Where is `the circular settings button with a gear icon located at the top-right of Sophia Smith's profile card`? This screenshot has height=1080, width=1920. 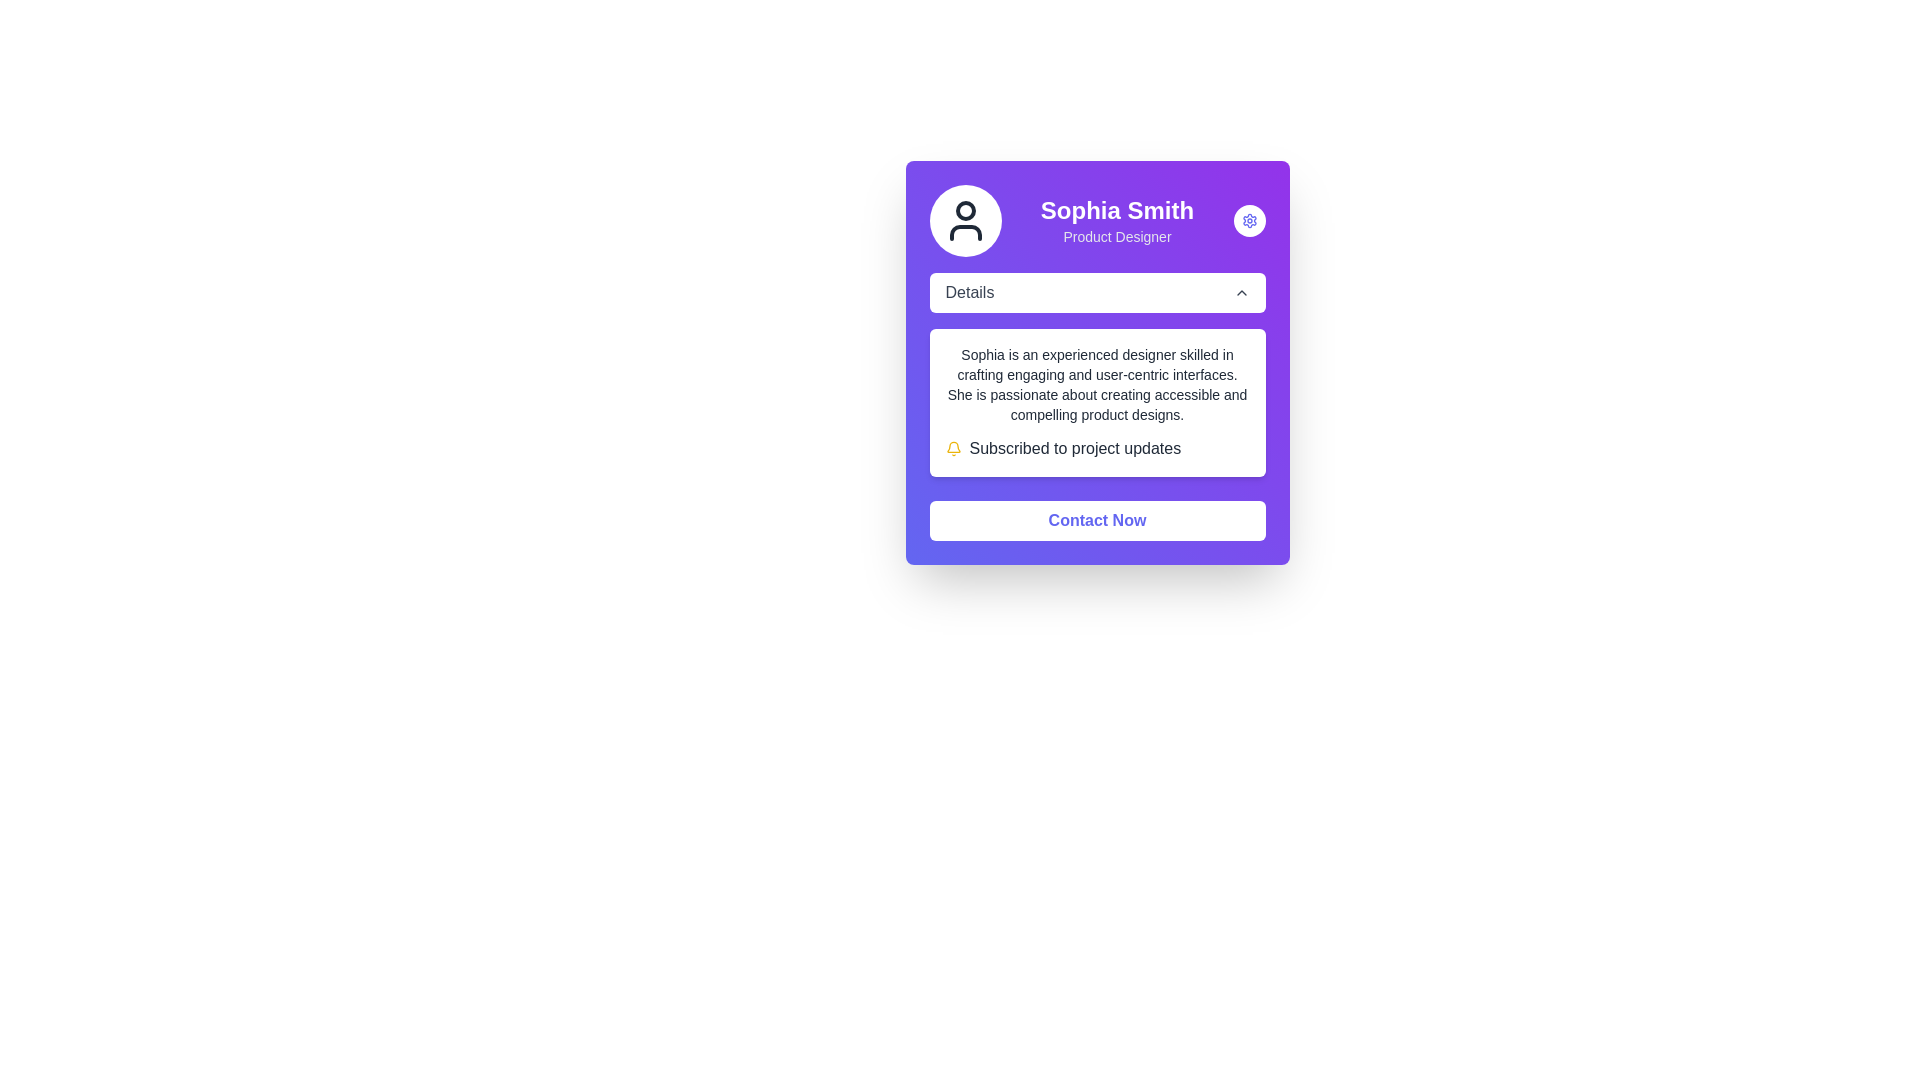
the circular settings button with a gear icon located at the top-right of Sophia Smith's profile card is located at coordinates (1248, 220).